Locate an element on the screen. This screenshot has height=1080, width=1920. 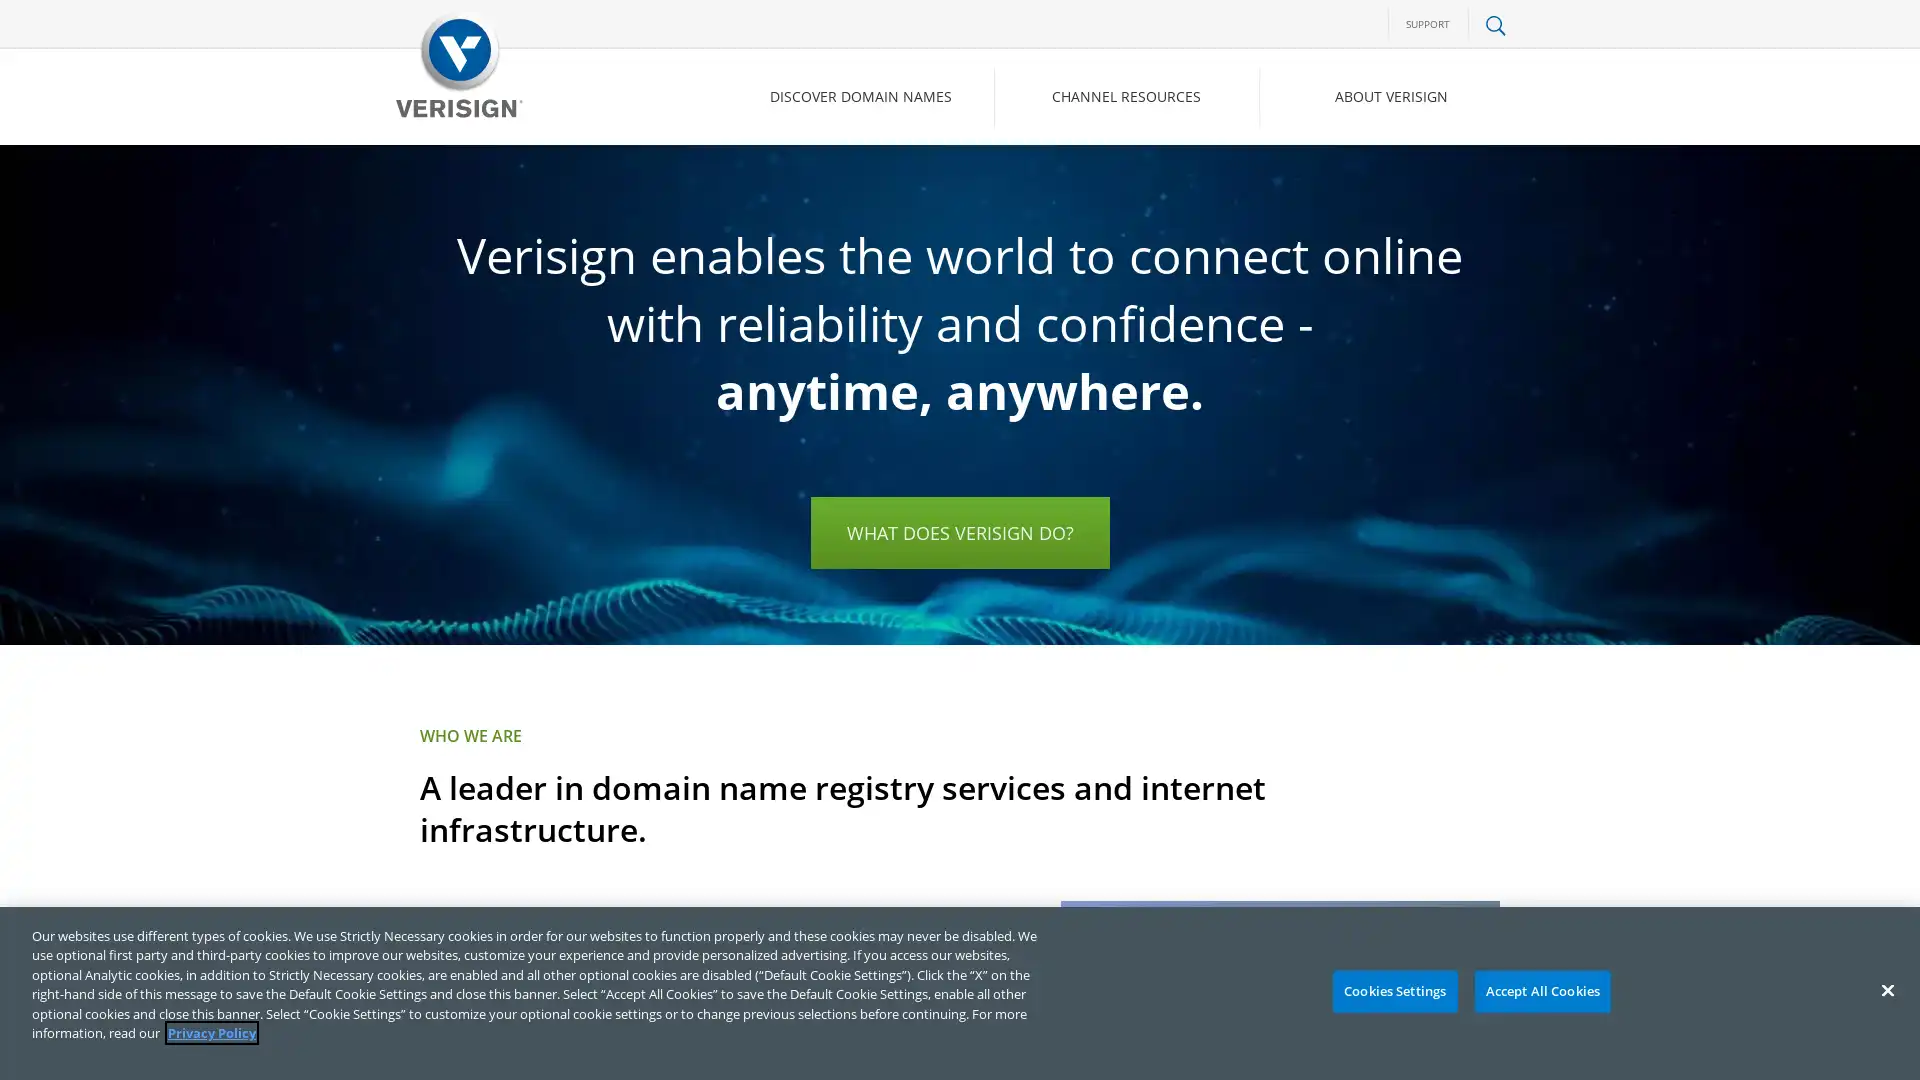
Close is located at coordinates (1886, 990).